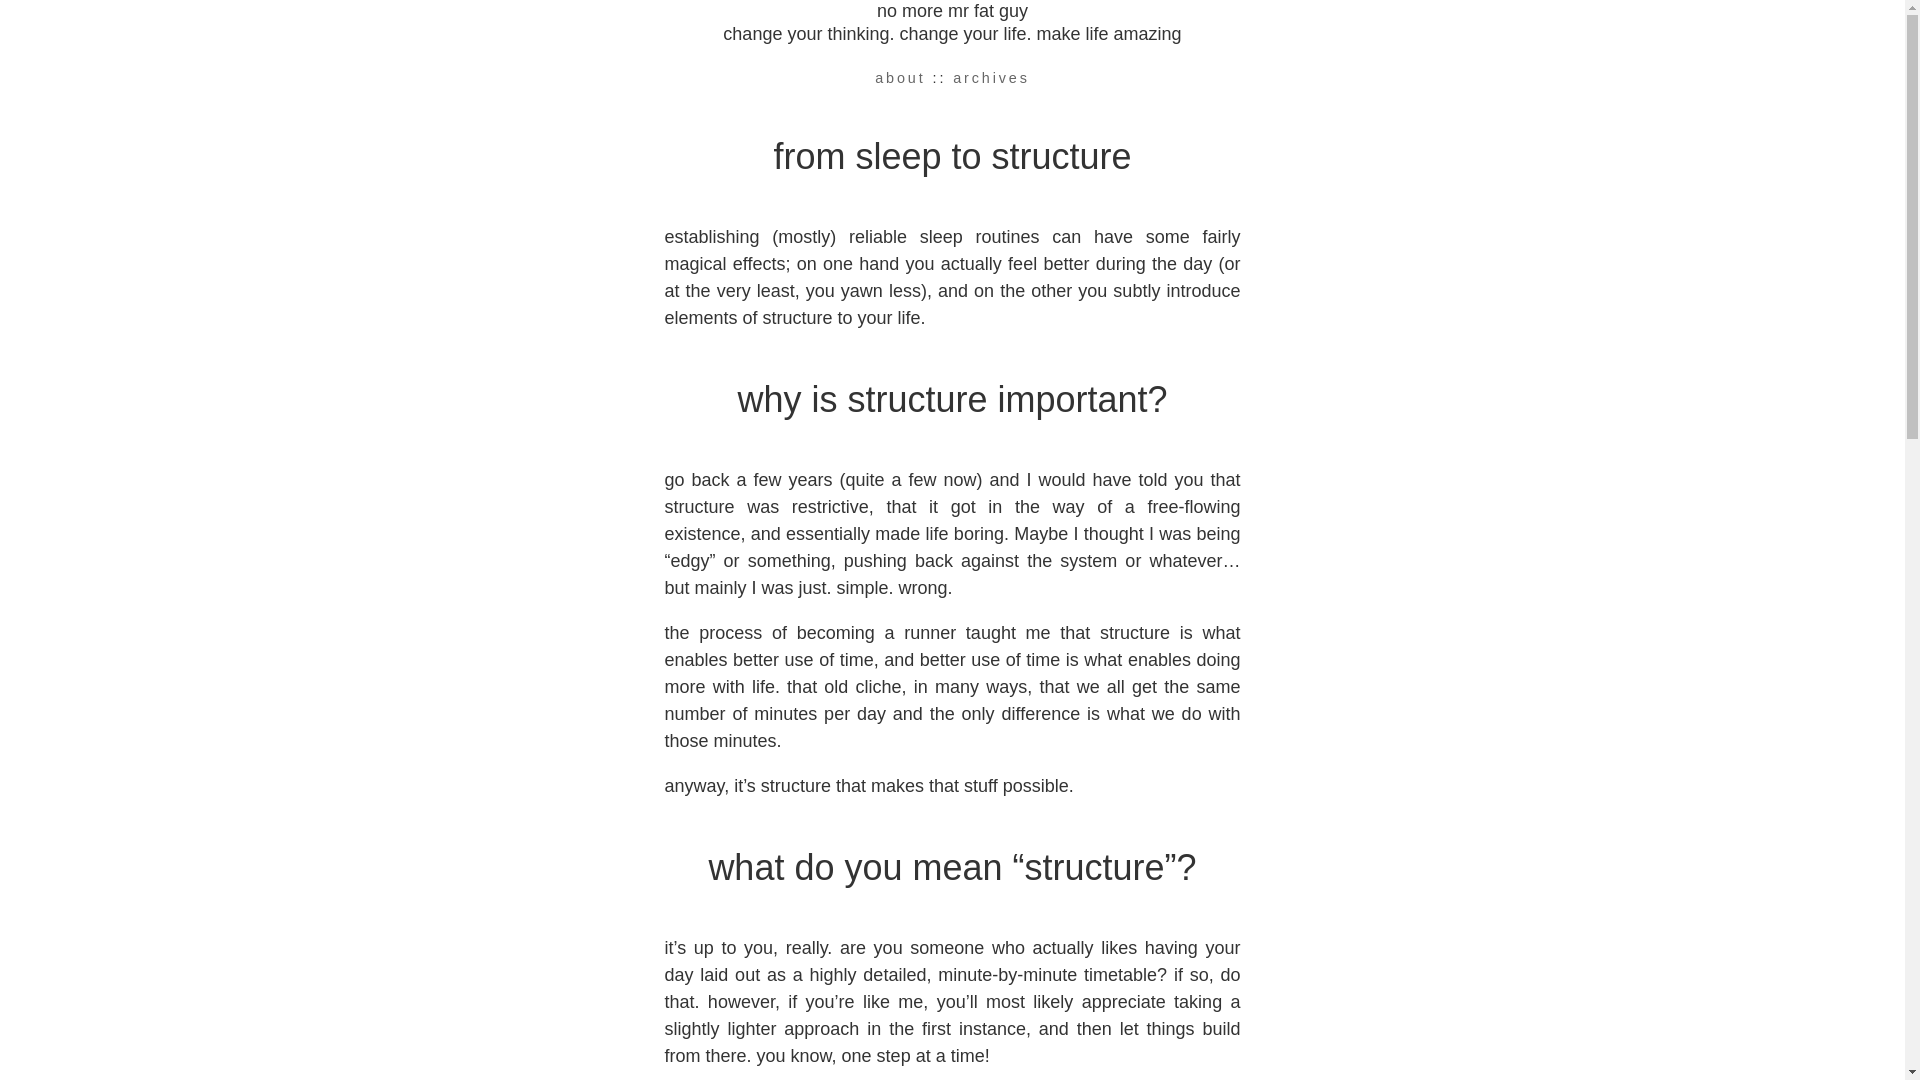 The width and height of the screenshot is (1920, 1080). Describe the element at coordinates (952, 76) in the screenshot. I see `'archives'` at that location.